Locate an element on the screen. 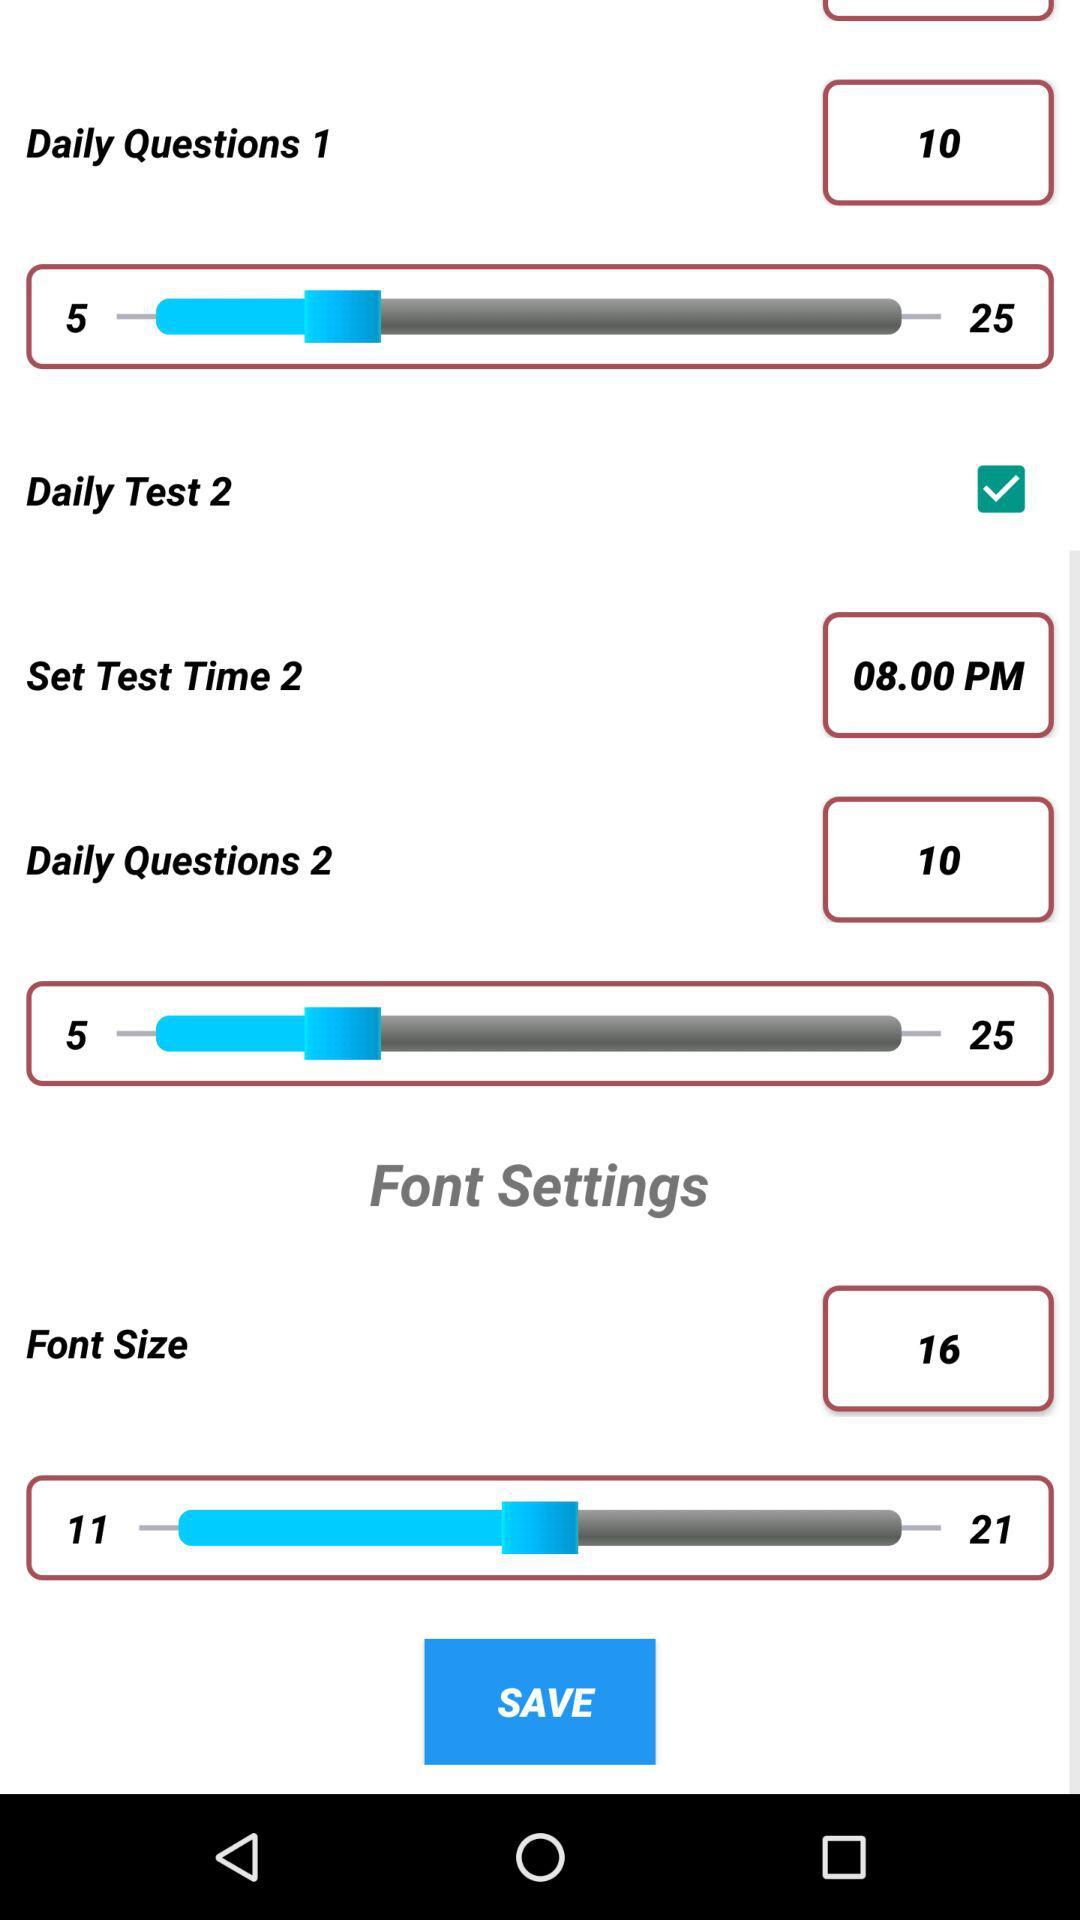 Image resolution: width=1080 pixels, height=1920 pixels. icon above the  08.00 pm  button is located at coordinates (1006, 489).